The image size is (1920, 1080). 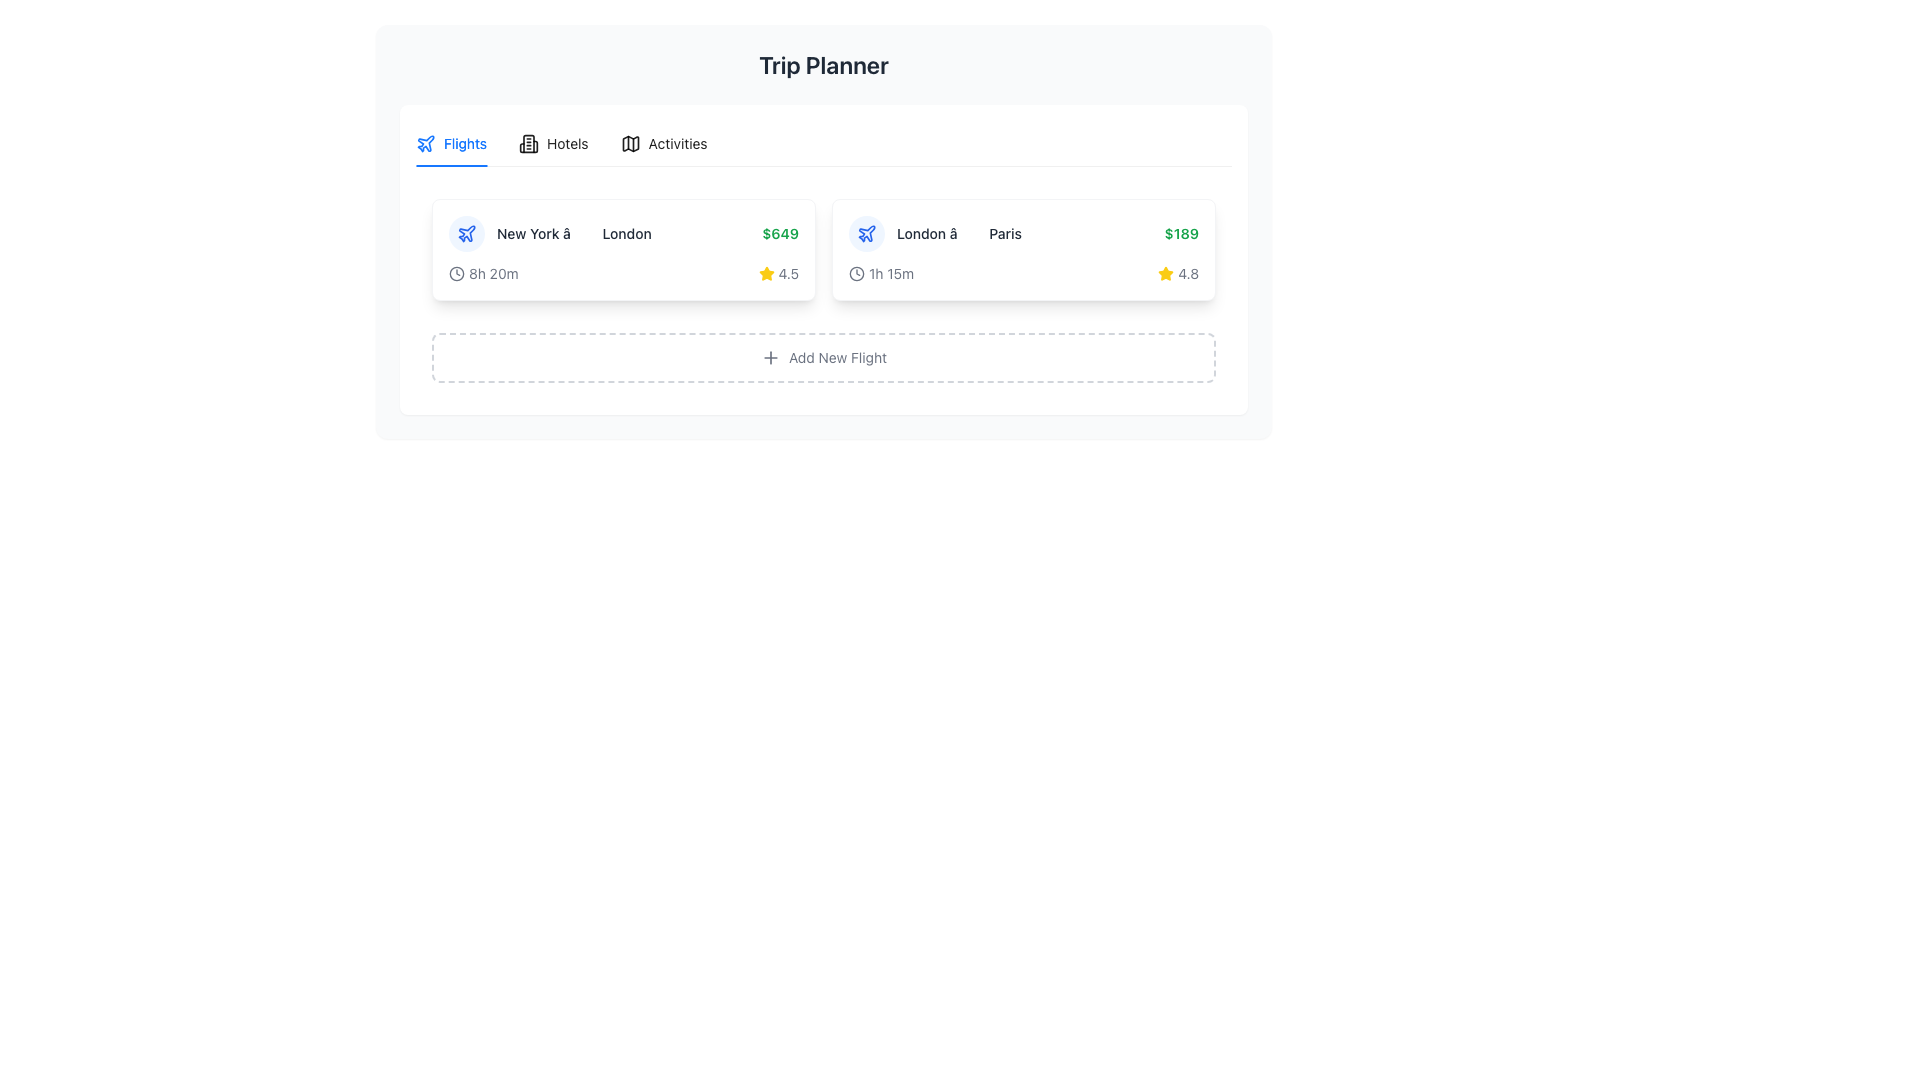 I want to click on the airplane icon, so click(x=425, y=142).